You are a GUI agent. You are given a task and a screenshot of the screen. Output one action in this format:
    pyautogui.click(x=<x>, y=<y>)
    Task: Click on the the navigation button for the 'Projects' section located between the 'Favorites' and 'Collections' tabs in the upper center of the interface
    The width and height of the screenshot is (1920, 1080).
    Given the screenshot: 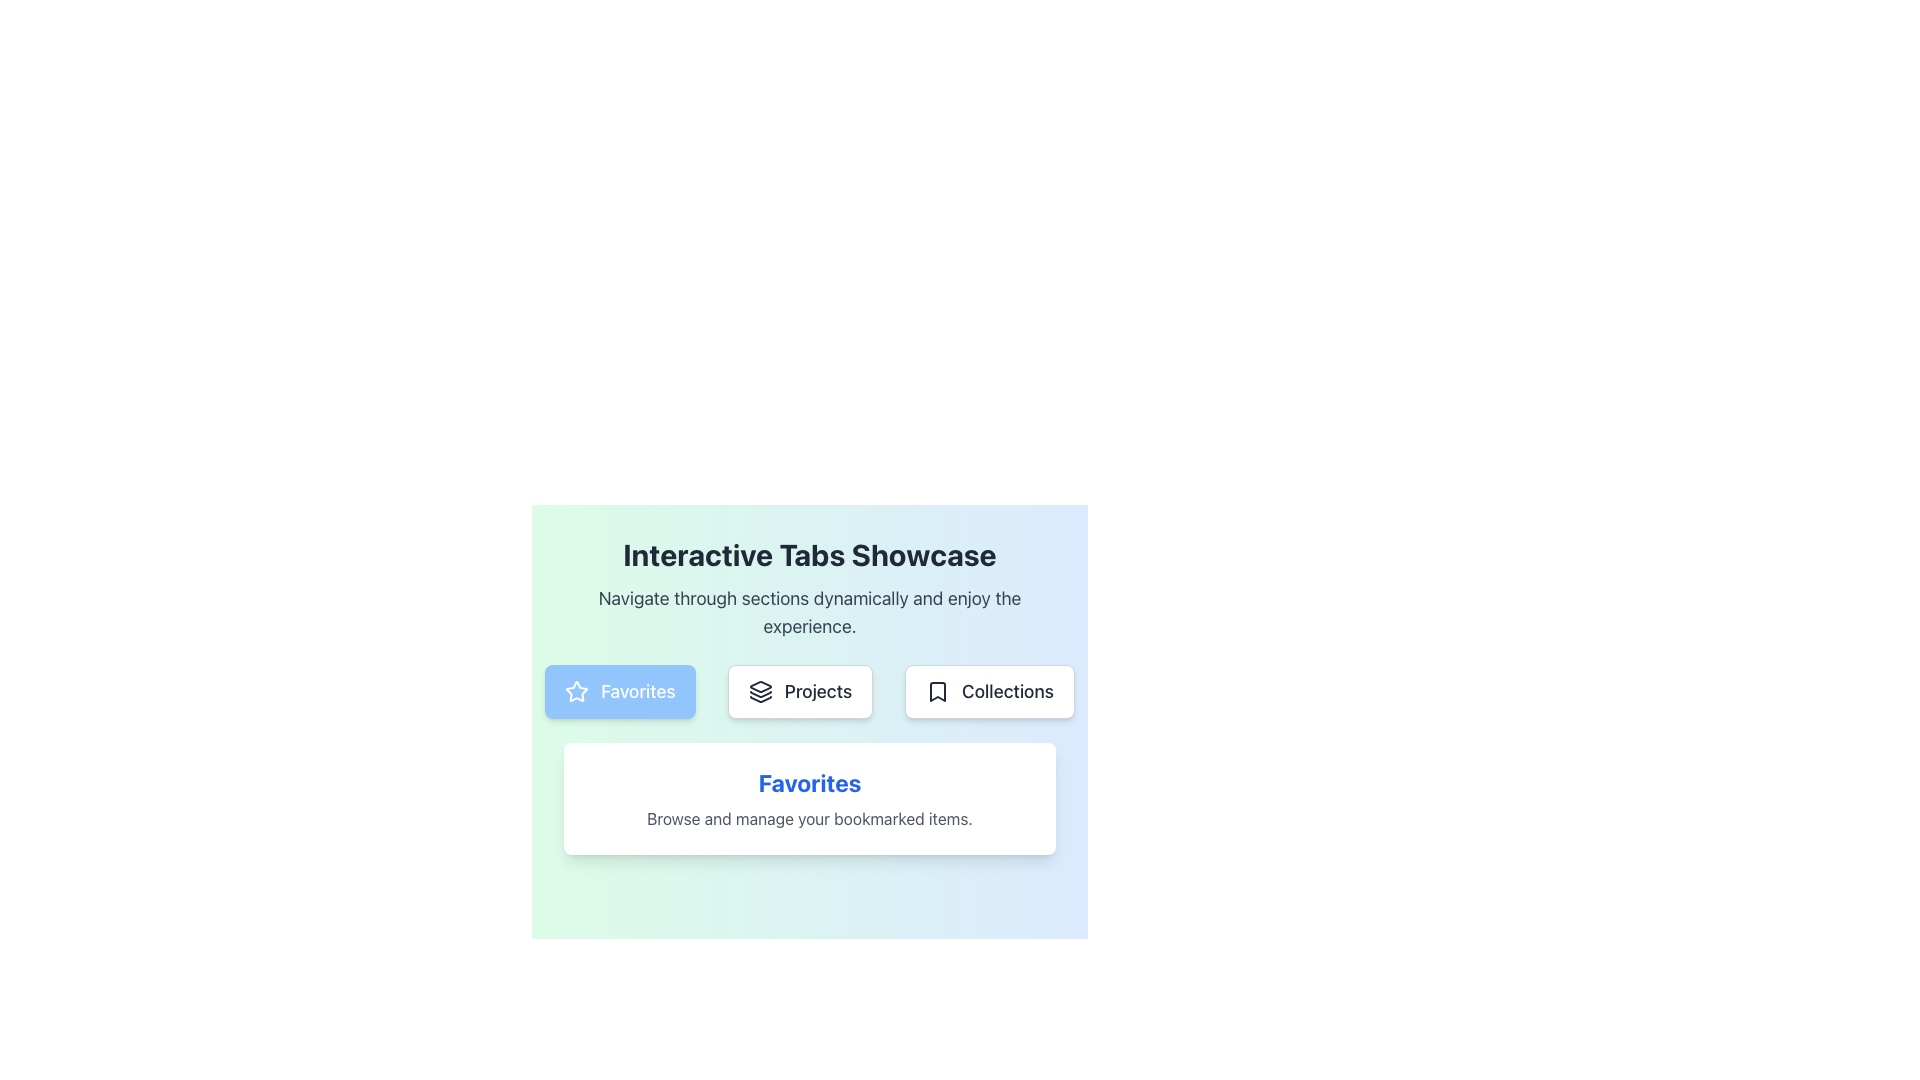 What is the action you would take?
    pyautogui.click(x=800, y=690)
    